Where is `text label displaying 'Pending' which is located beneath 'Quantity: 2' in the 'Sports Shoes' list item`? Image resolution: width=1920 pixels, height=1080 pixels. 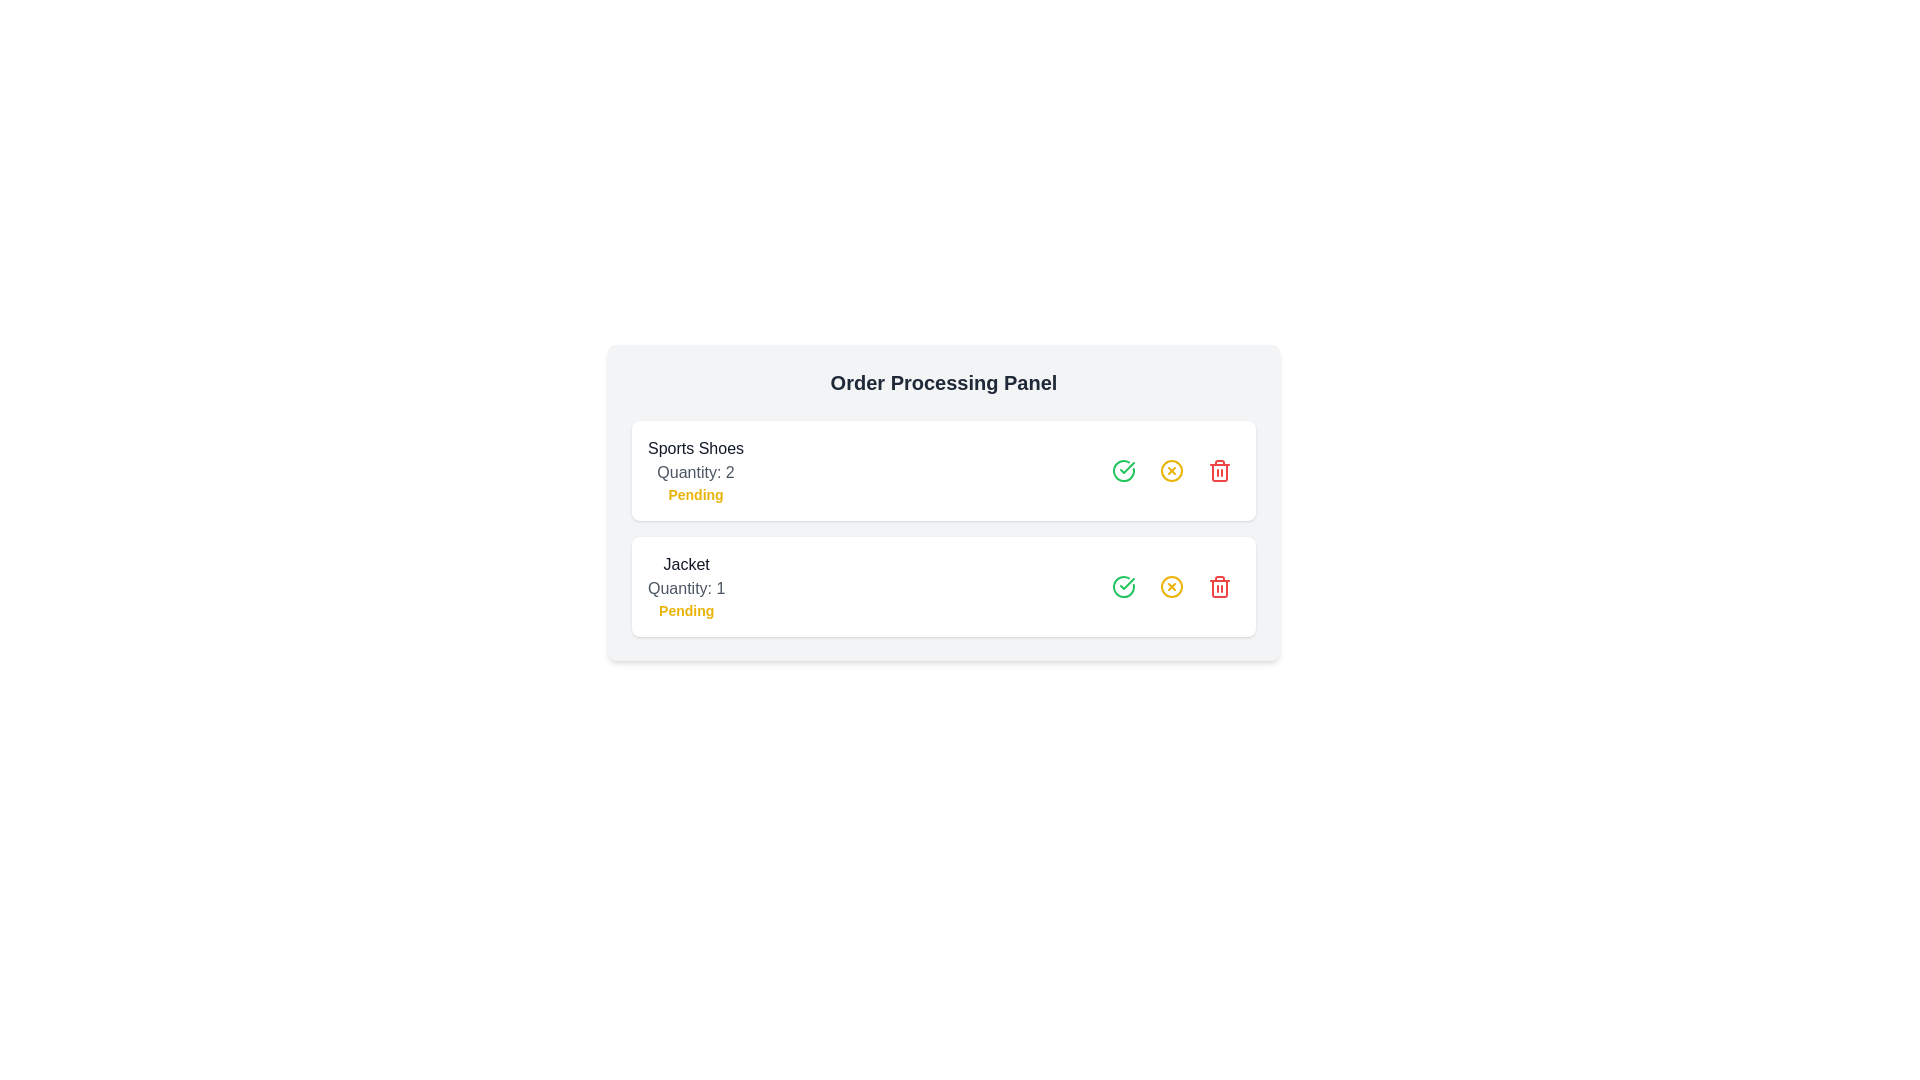
text label displaying 'Pending' which is located beneath 'Quantity: 2' in the 'Sports Shoes' list item is located at coordinates (696, 494).